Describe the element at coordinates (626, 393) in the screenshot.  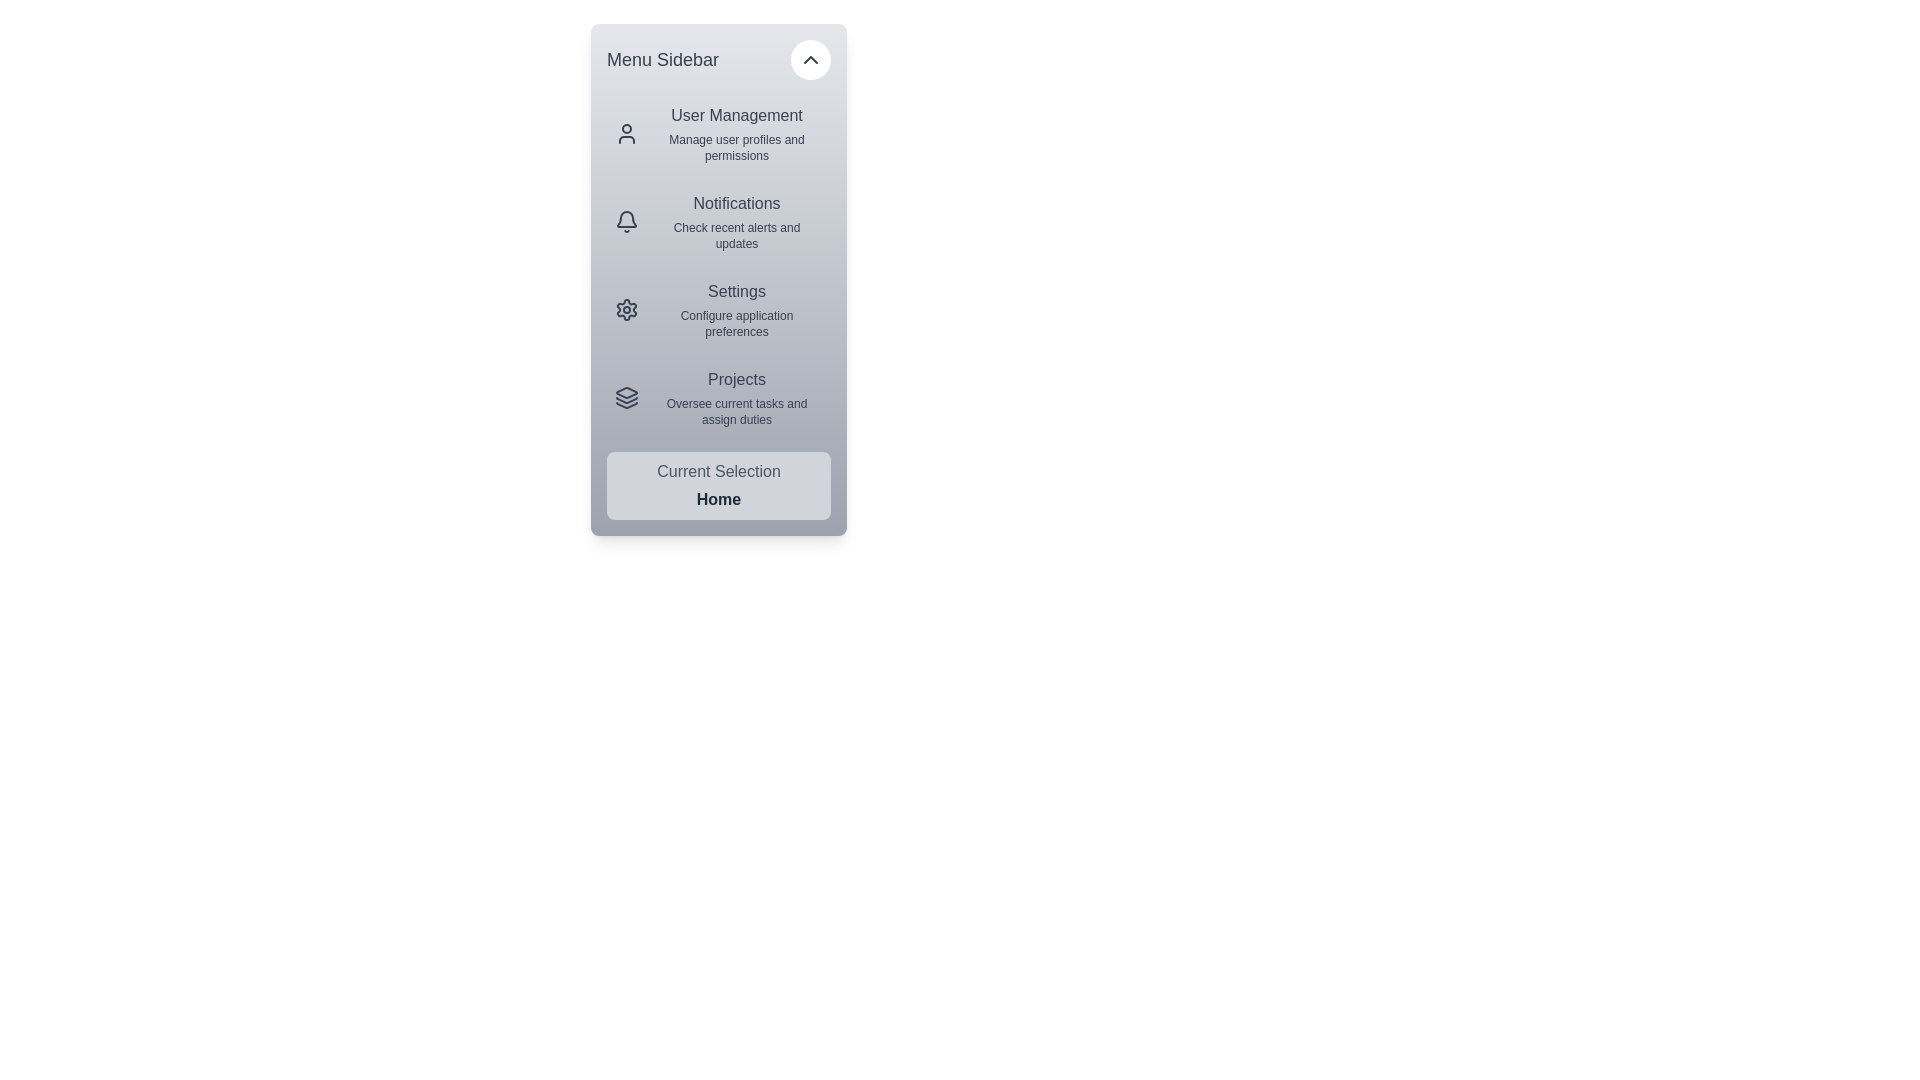
I see `the layer icon, which is a diamond-like shape with inner layering, located in the middle of the menu sidebar below the 'Settings' section and adjacent to the 'Projects' label` at that location.